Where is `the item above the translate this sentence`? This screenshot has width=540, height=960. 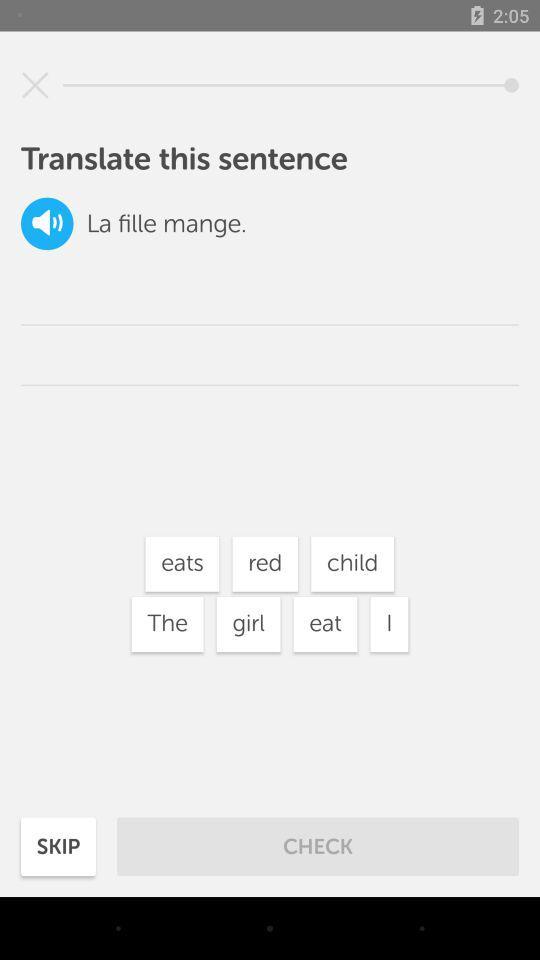
the item above the translate this sentence is located at coordinates (35, 85).